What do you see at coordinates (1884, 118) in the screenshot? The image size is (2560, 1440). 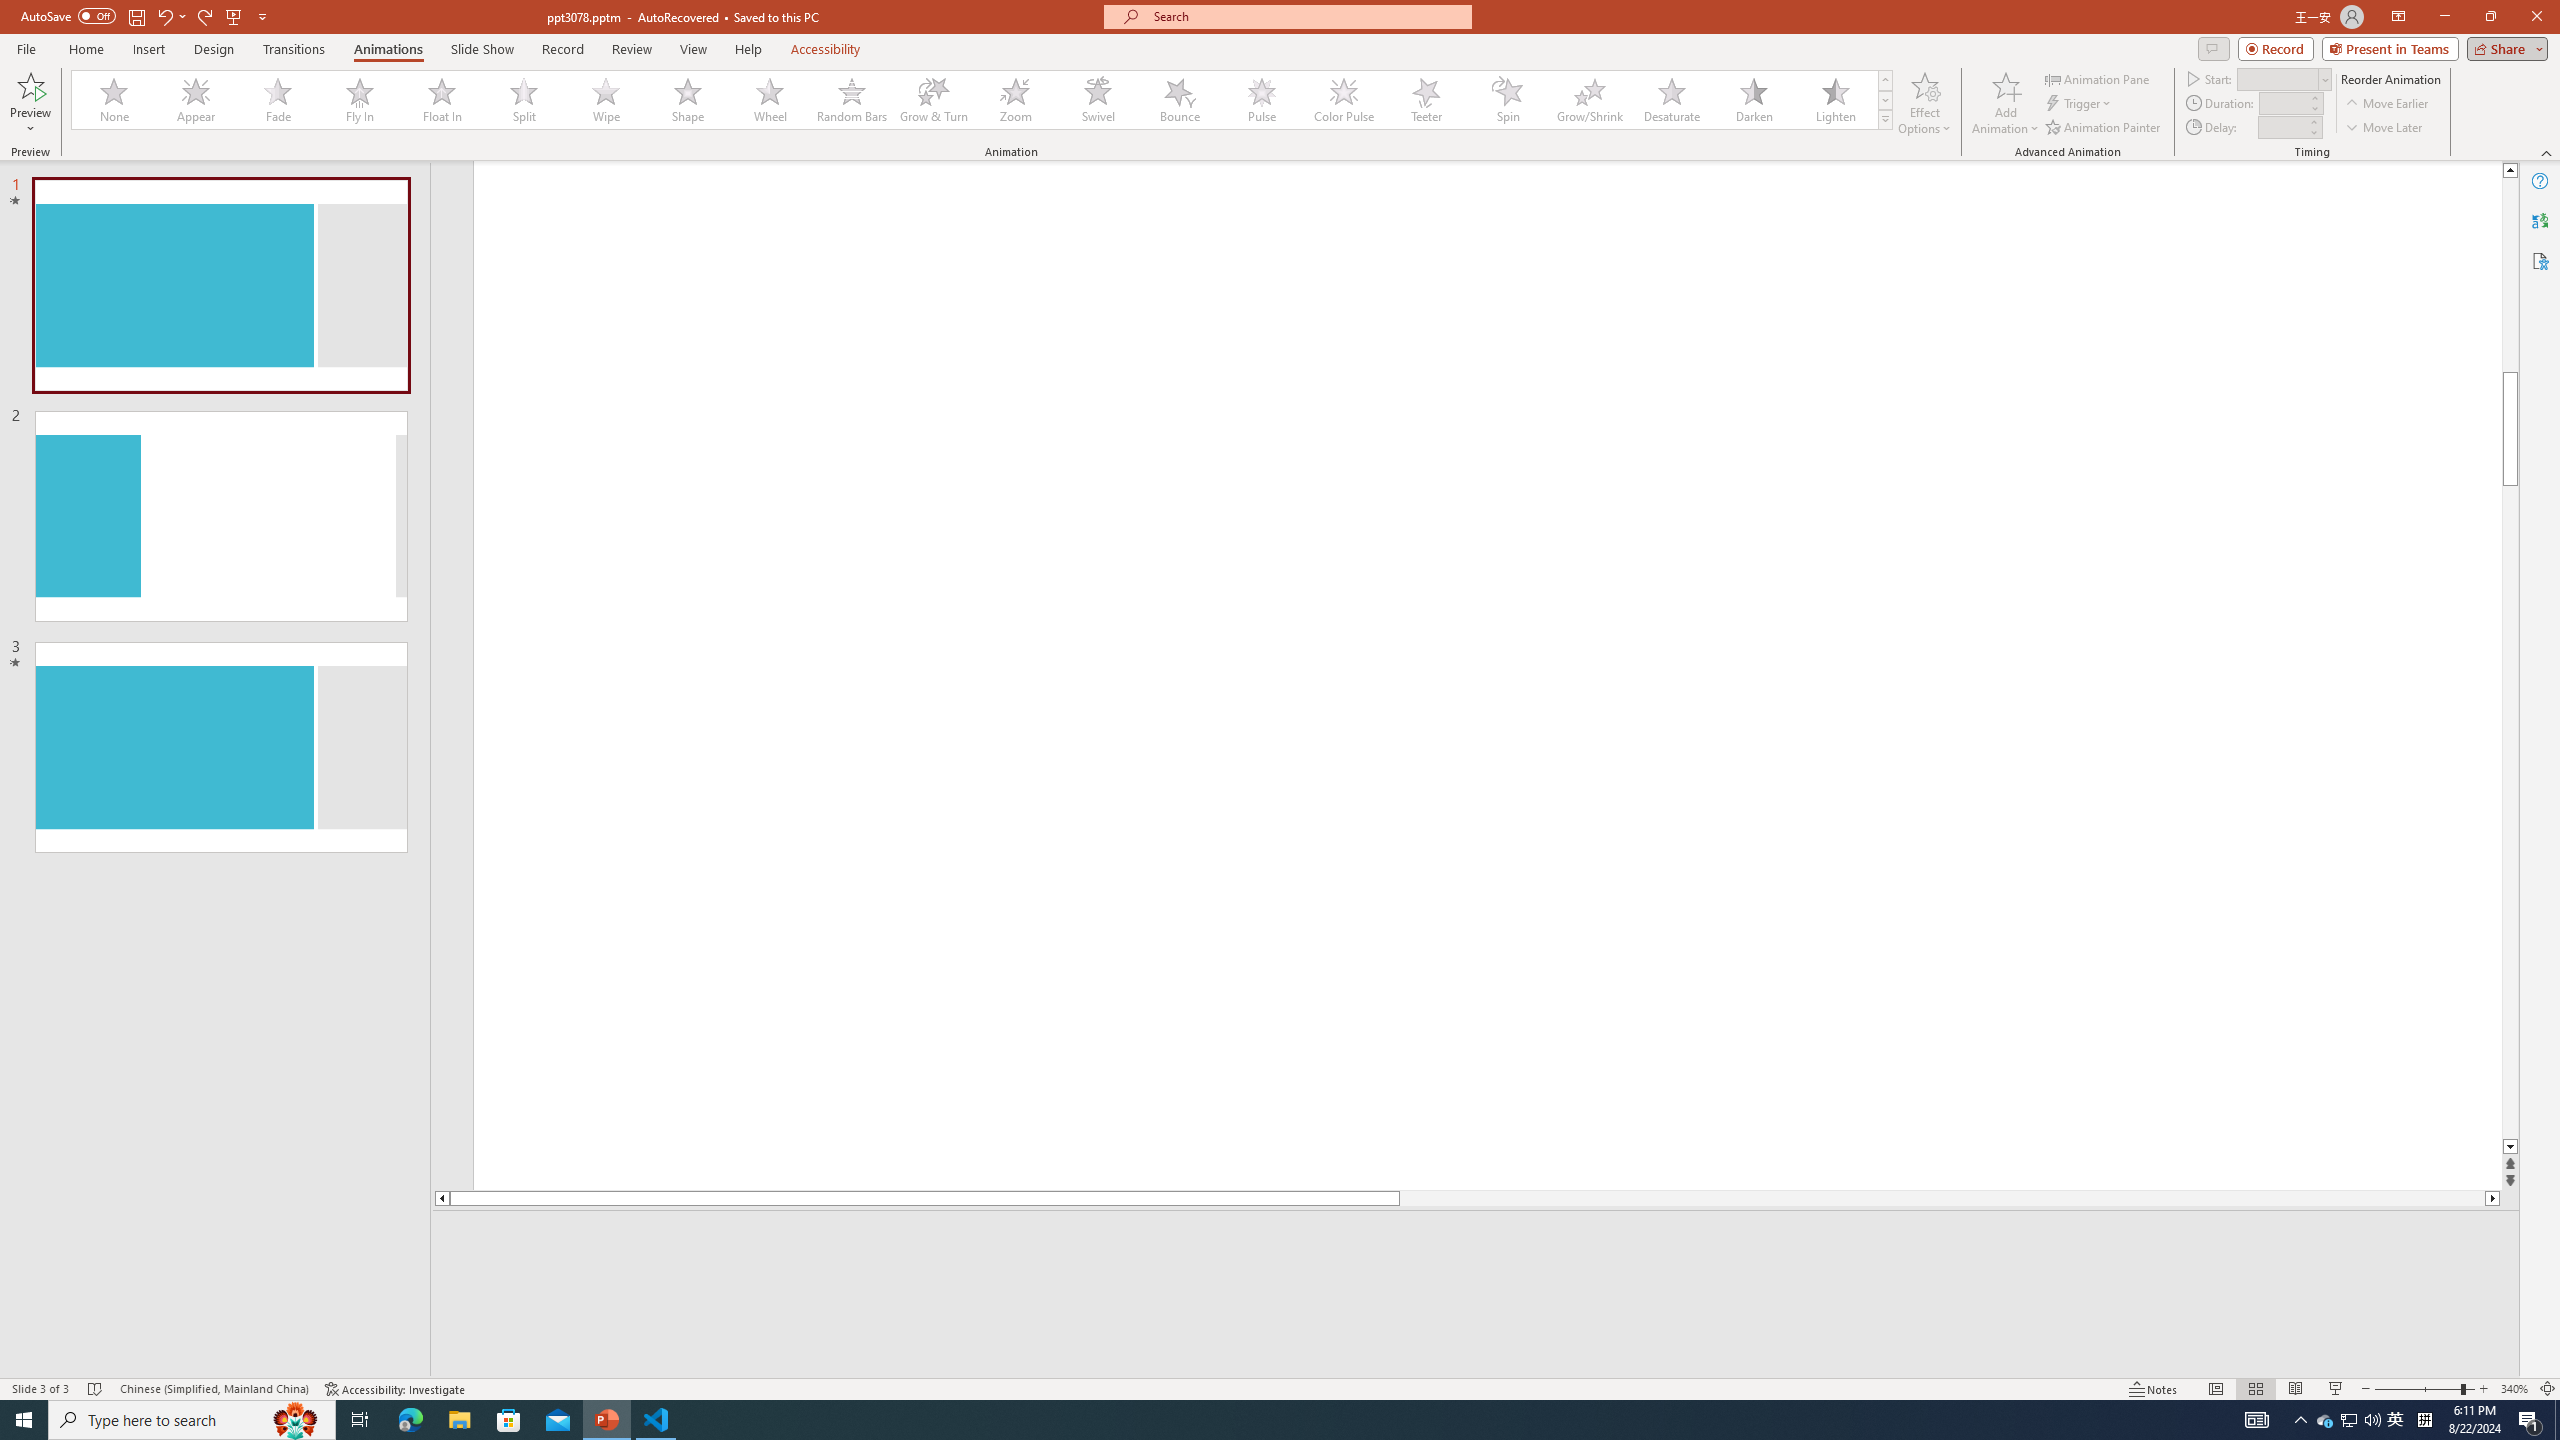 I see `'Animation Styles'` at bounding box center [1884, 118].